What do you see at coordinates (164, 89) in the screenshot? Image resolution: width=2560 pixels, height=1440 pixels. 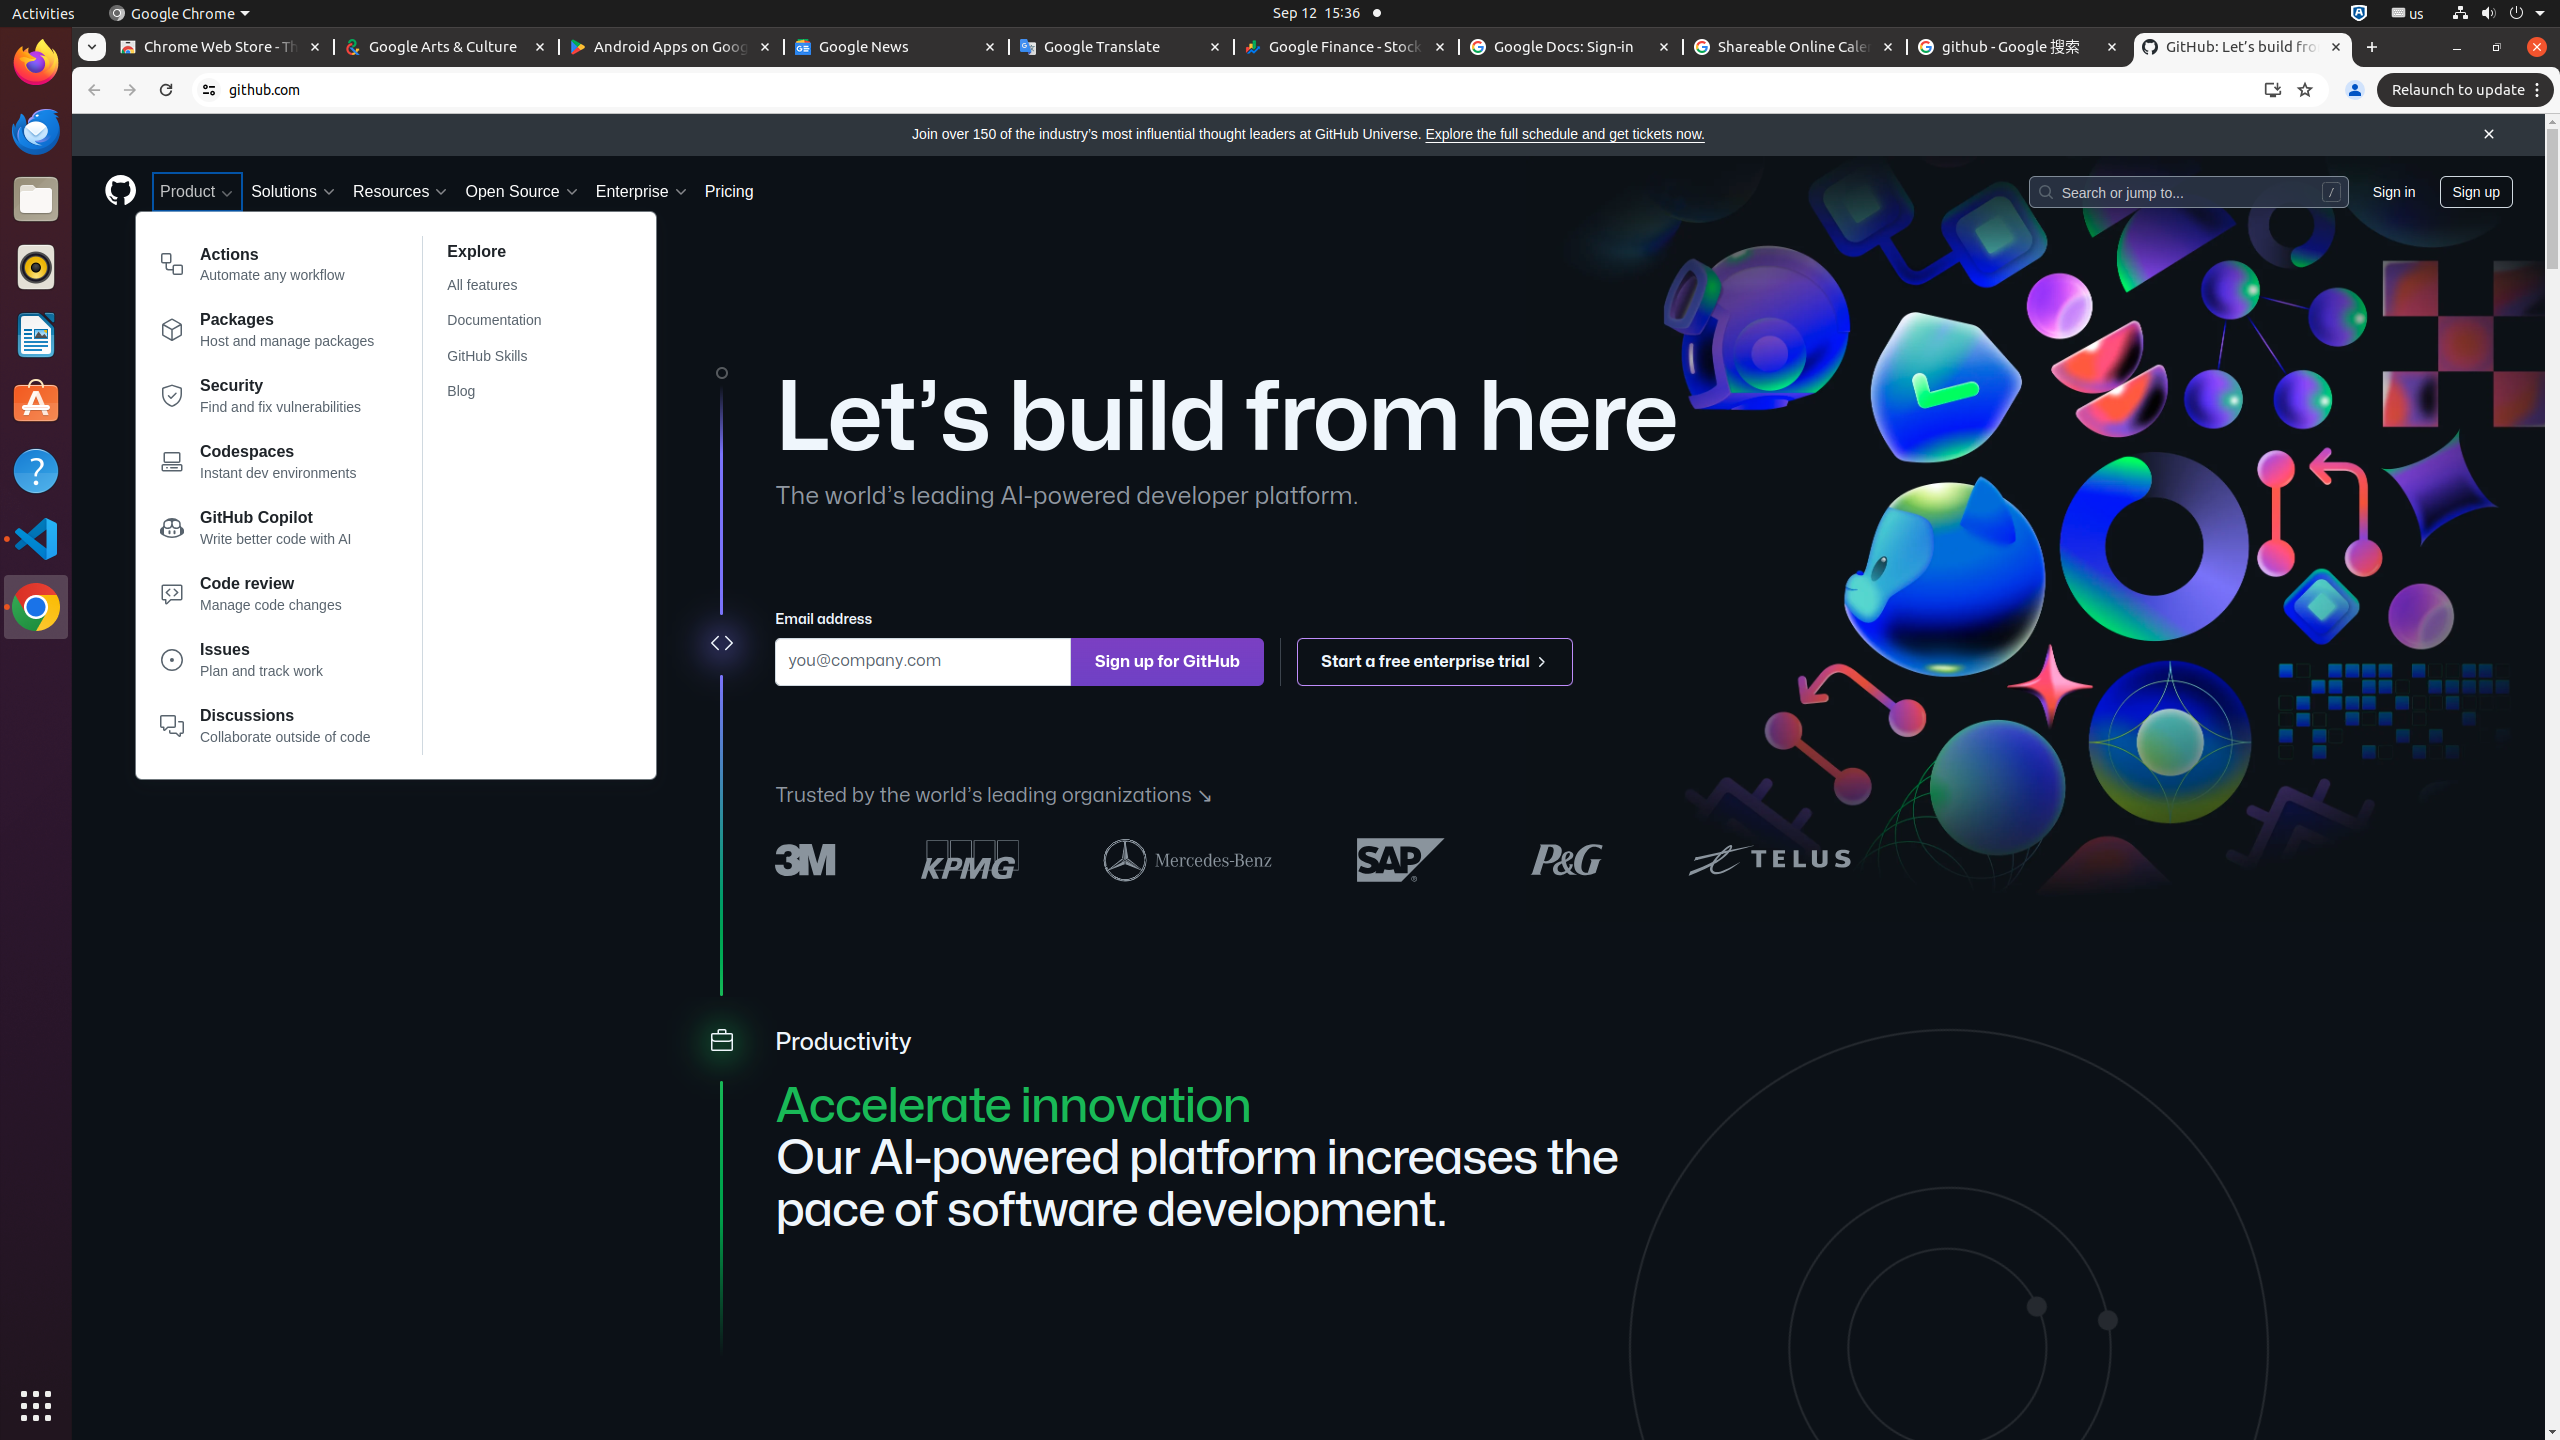 I see `'Reload'` at bounding box center [164, 89].